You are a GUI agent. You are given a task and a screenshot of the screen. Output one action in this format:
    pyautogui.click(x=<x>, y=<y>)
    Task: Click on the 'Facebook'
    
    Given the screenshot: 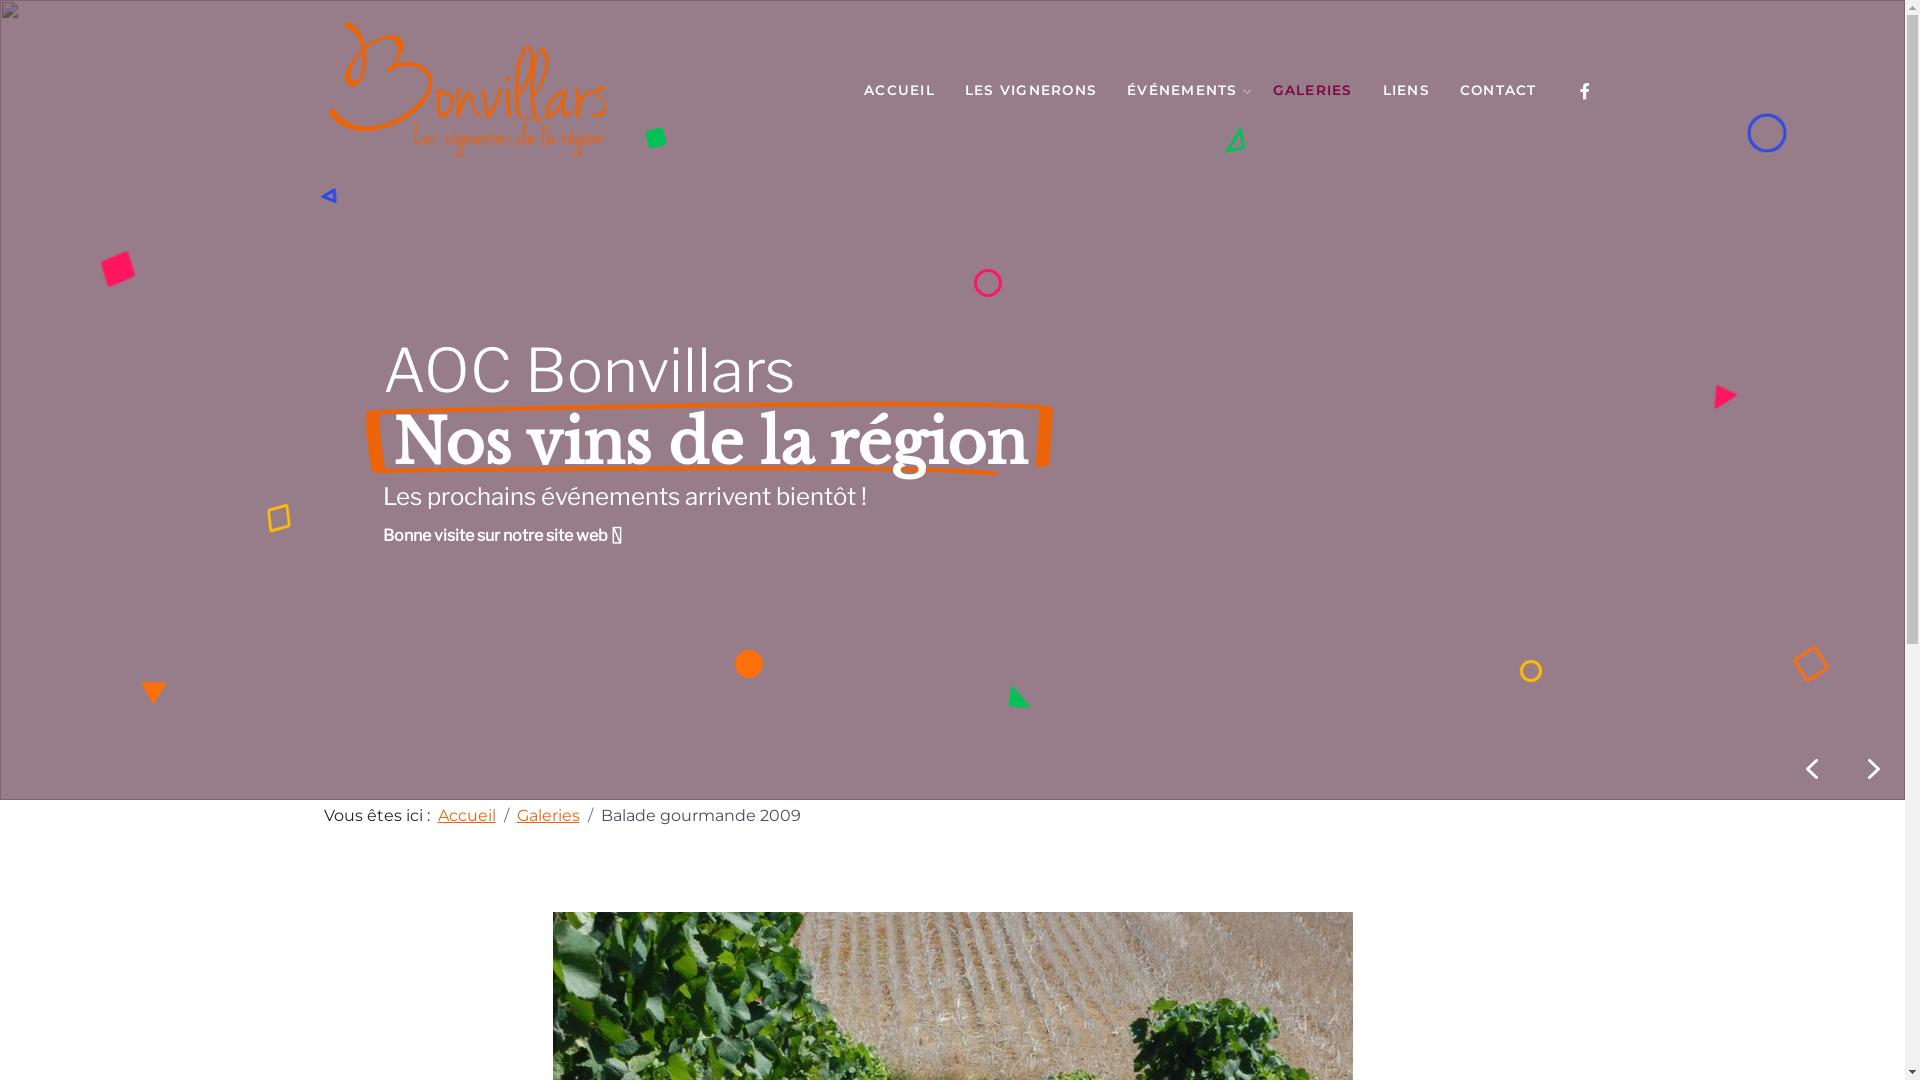 What is the action you would take?
    pyautogui.click(x=1583, y=90)
    